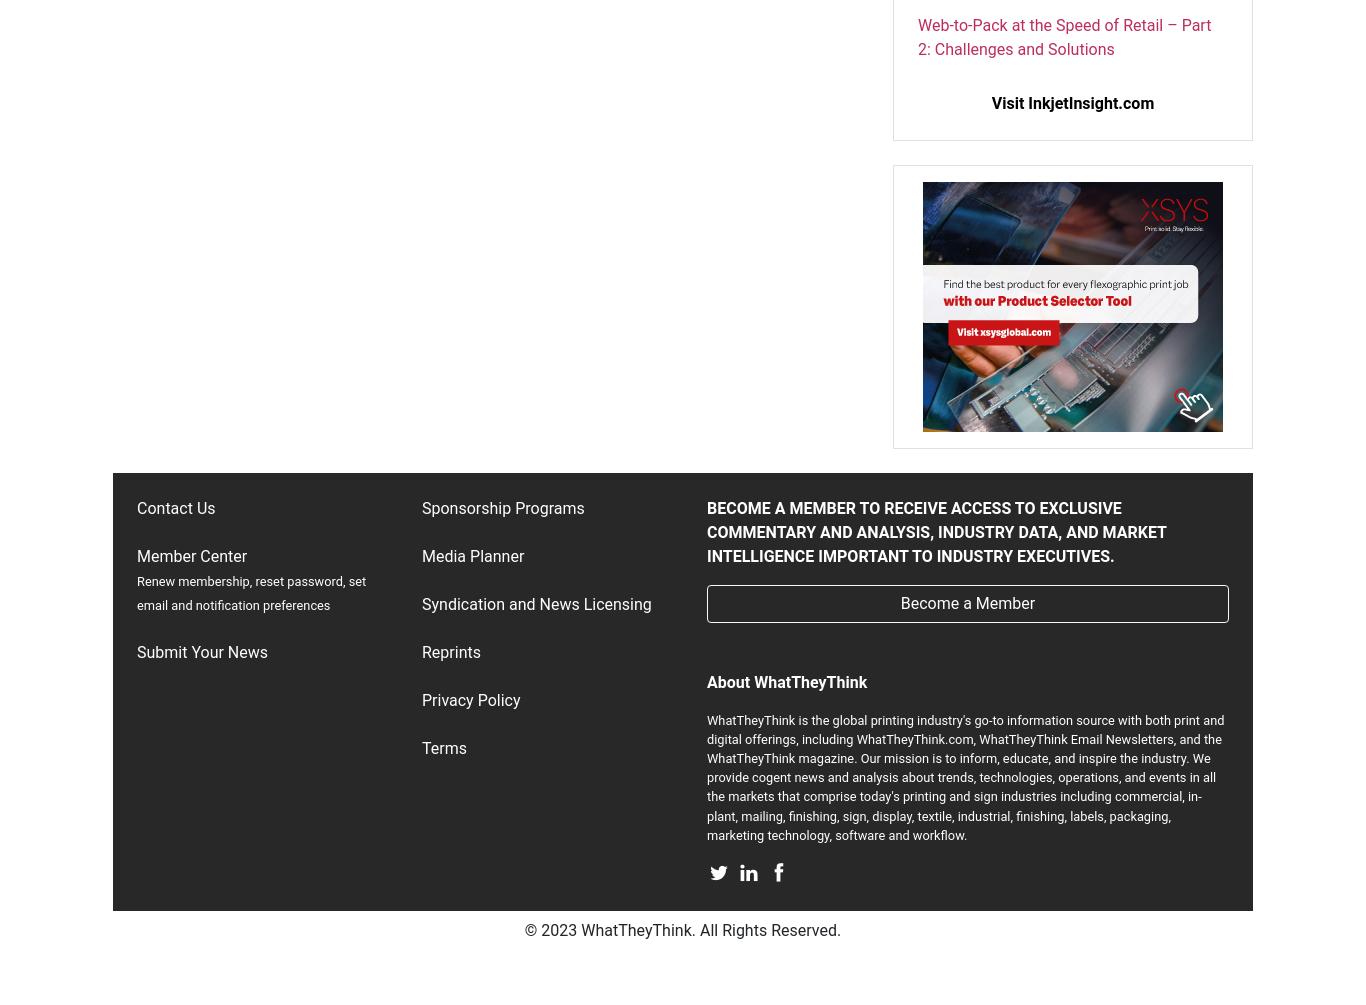 The height and width of the screenshot is (1005, 1366). I want to click on 'About WhatTheyThink', so click(786, 681).